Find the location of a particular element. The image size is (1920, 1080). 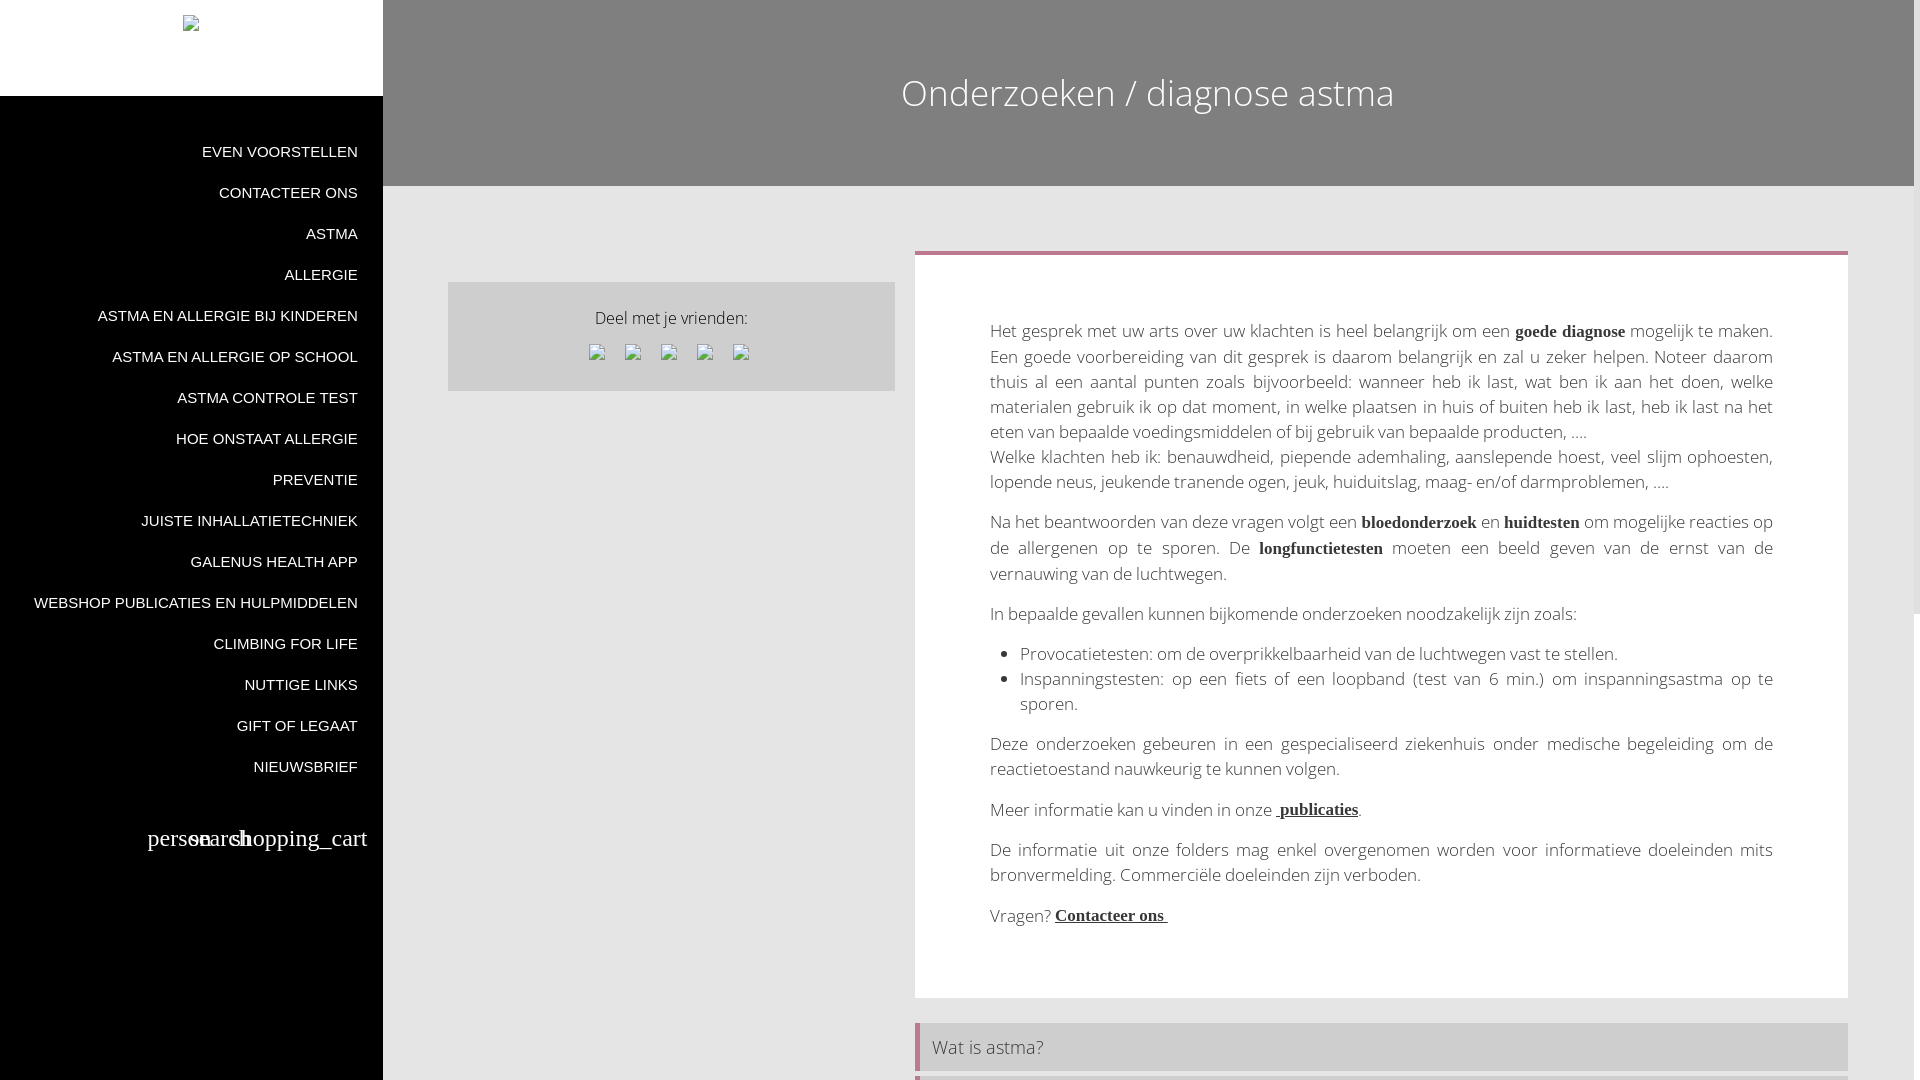

'HOE ONSTAAT ALLERGIE' is located at coordinates (191, 437).